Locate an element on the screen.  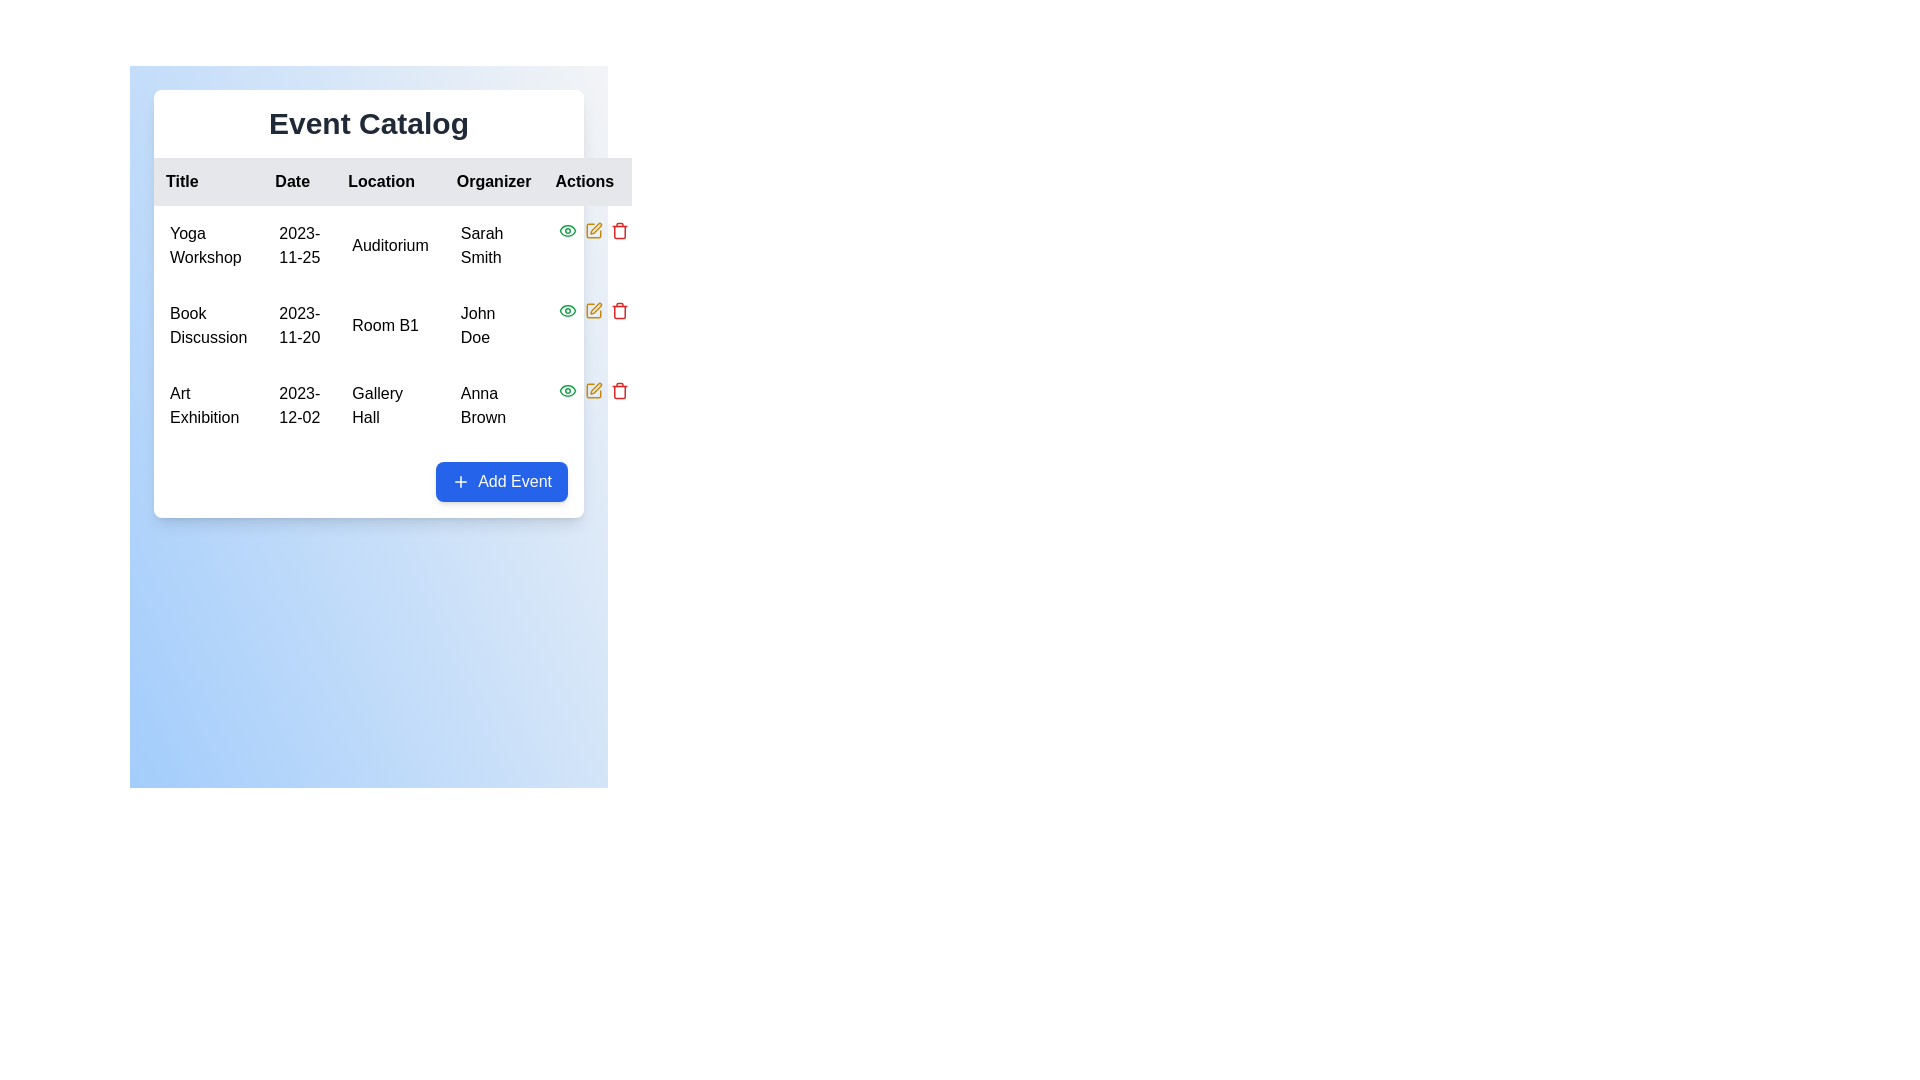
the second row of the table representing the 'Book Discussion' event scheduled for 2023-11-20 in Room B1, organized by John Doe is located at coordinates (399, 325).